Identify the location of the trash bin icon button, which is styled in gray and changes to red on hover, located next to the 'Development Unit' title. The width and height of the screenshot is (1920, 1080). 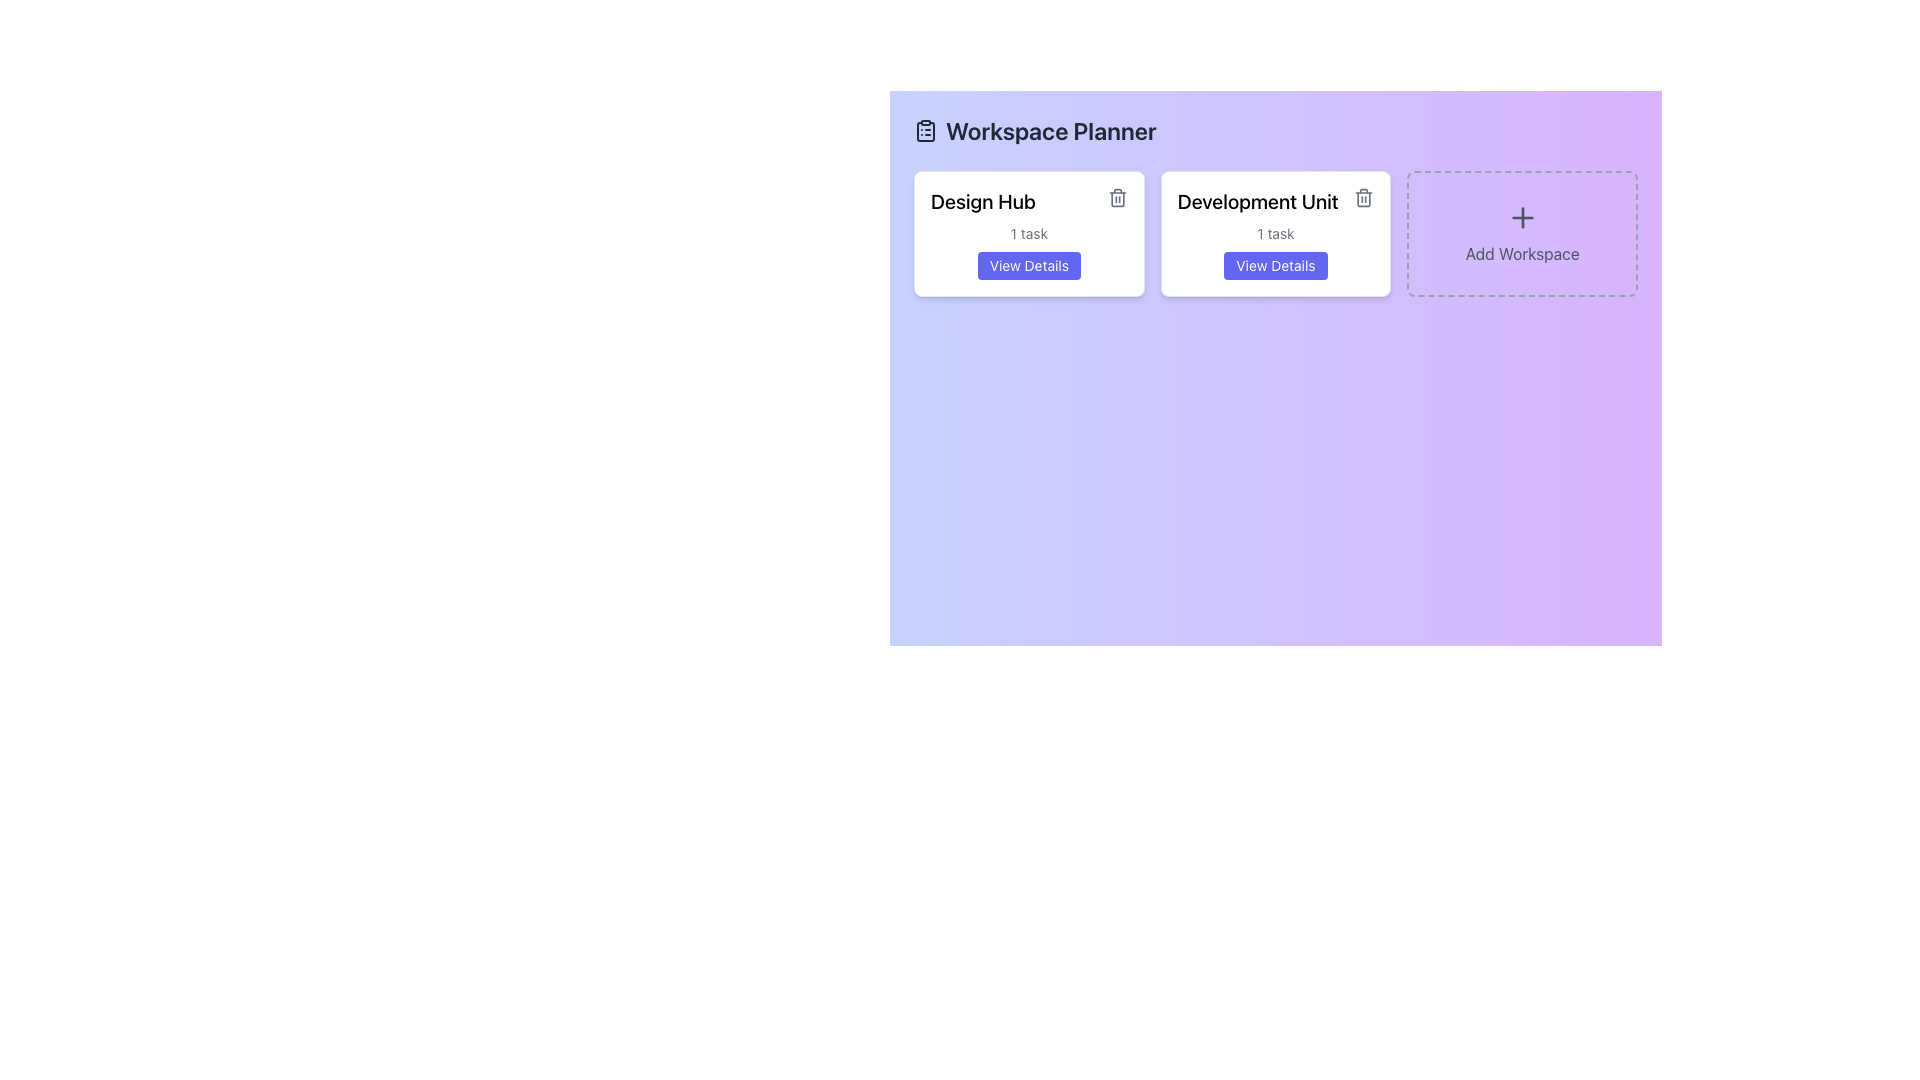
(1363, 197).